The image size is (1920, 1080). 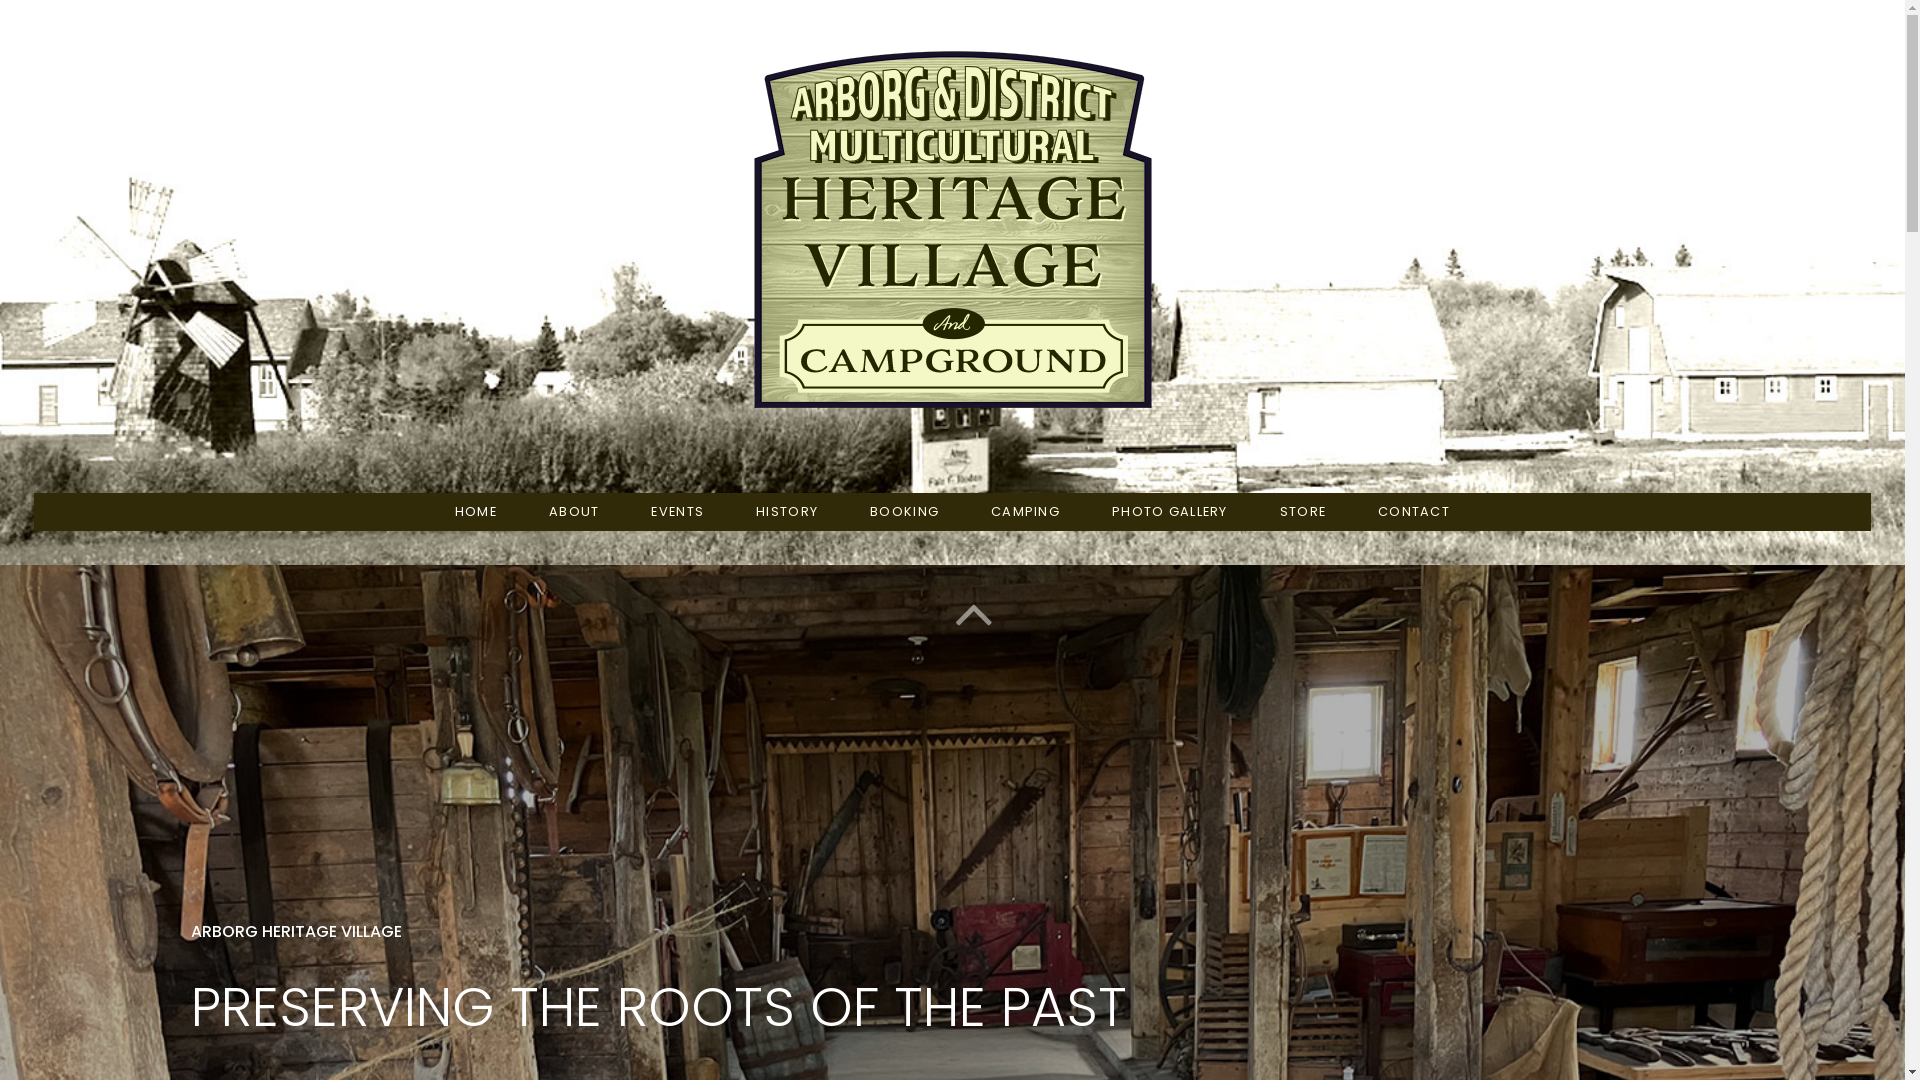 What do you see at coordinates (1302, 511) in the screenshot?
I see `'STORE'` at bounding box center [1302, 511].